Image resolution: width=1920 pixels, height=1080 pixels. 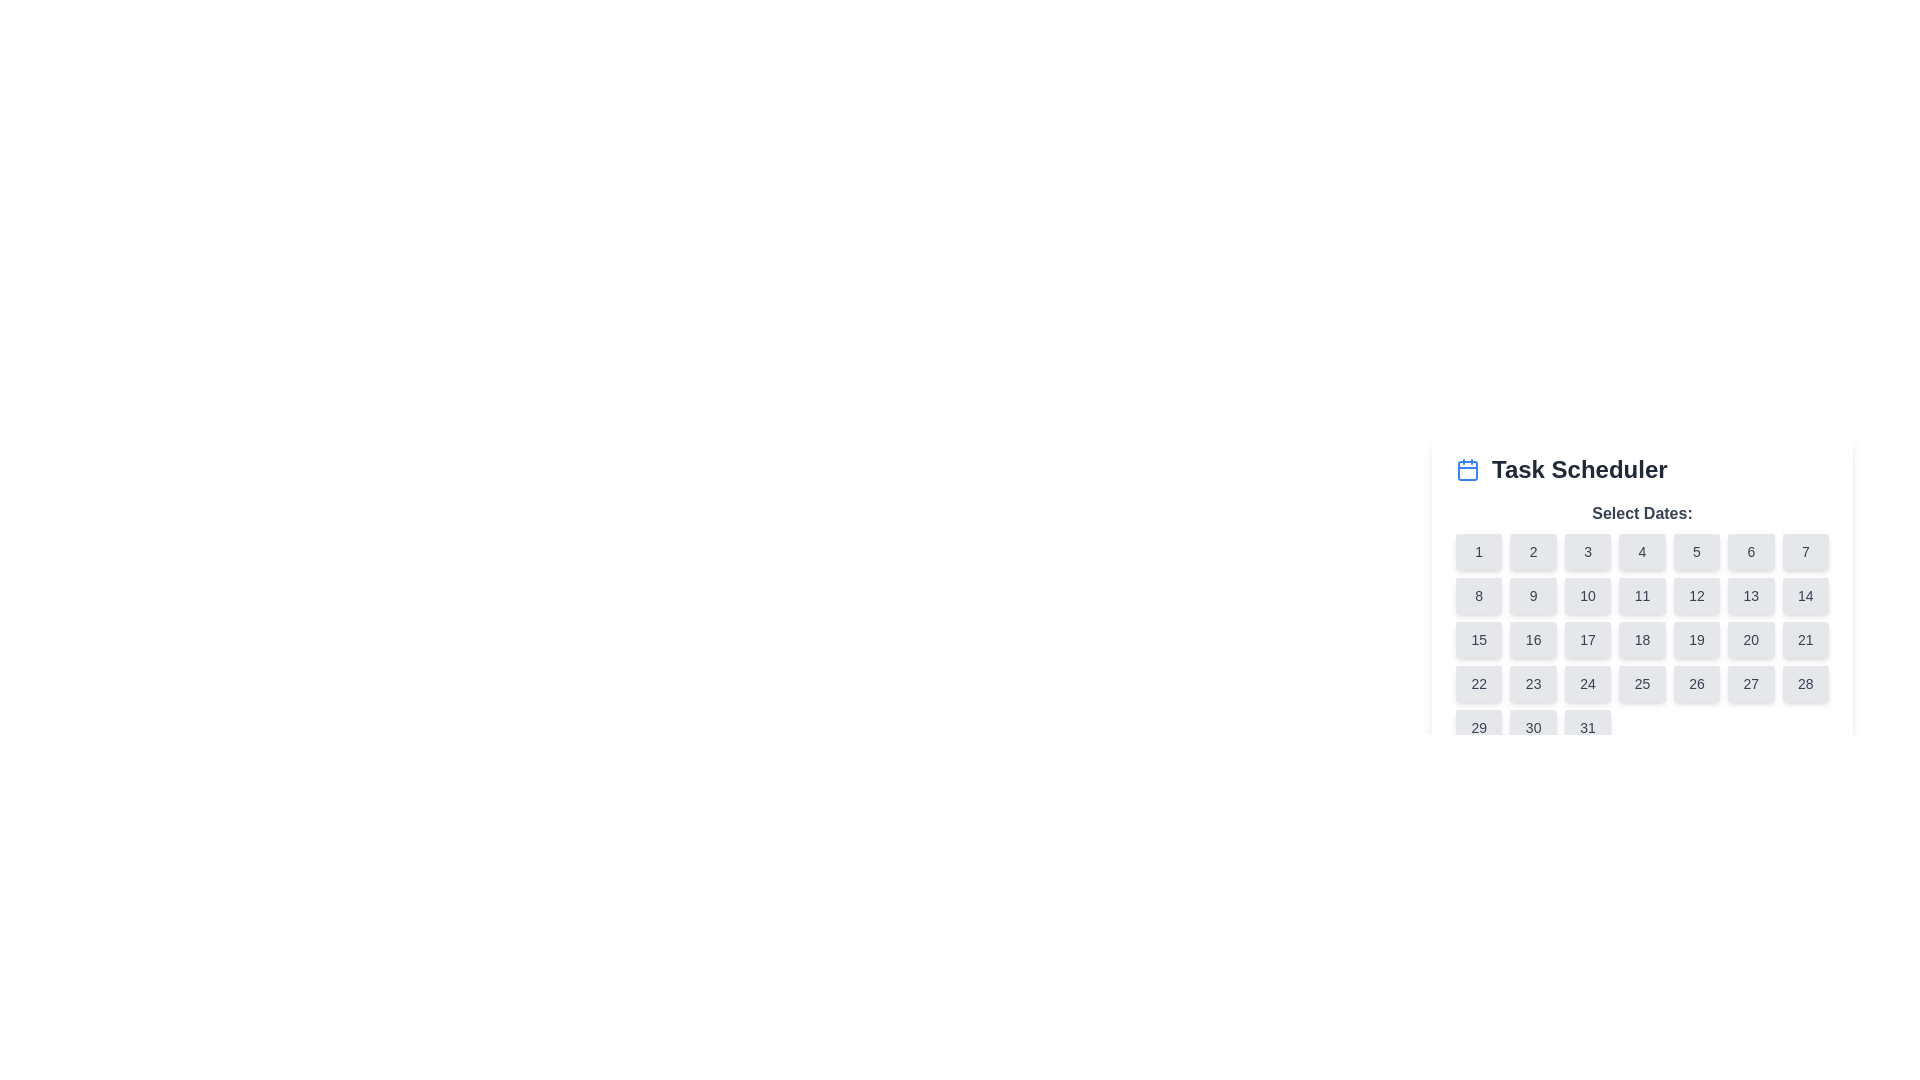 What do you see at coordinates (1479, 682) in the screenshot?
I see `the button labeled '22', which is the 22nd button in a grid layout` at bounding box center [1479, 682].